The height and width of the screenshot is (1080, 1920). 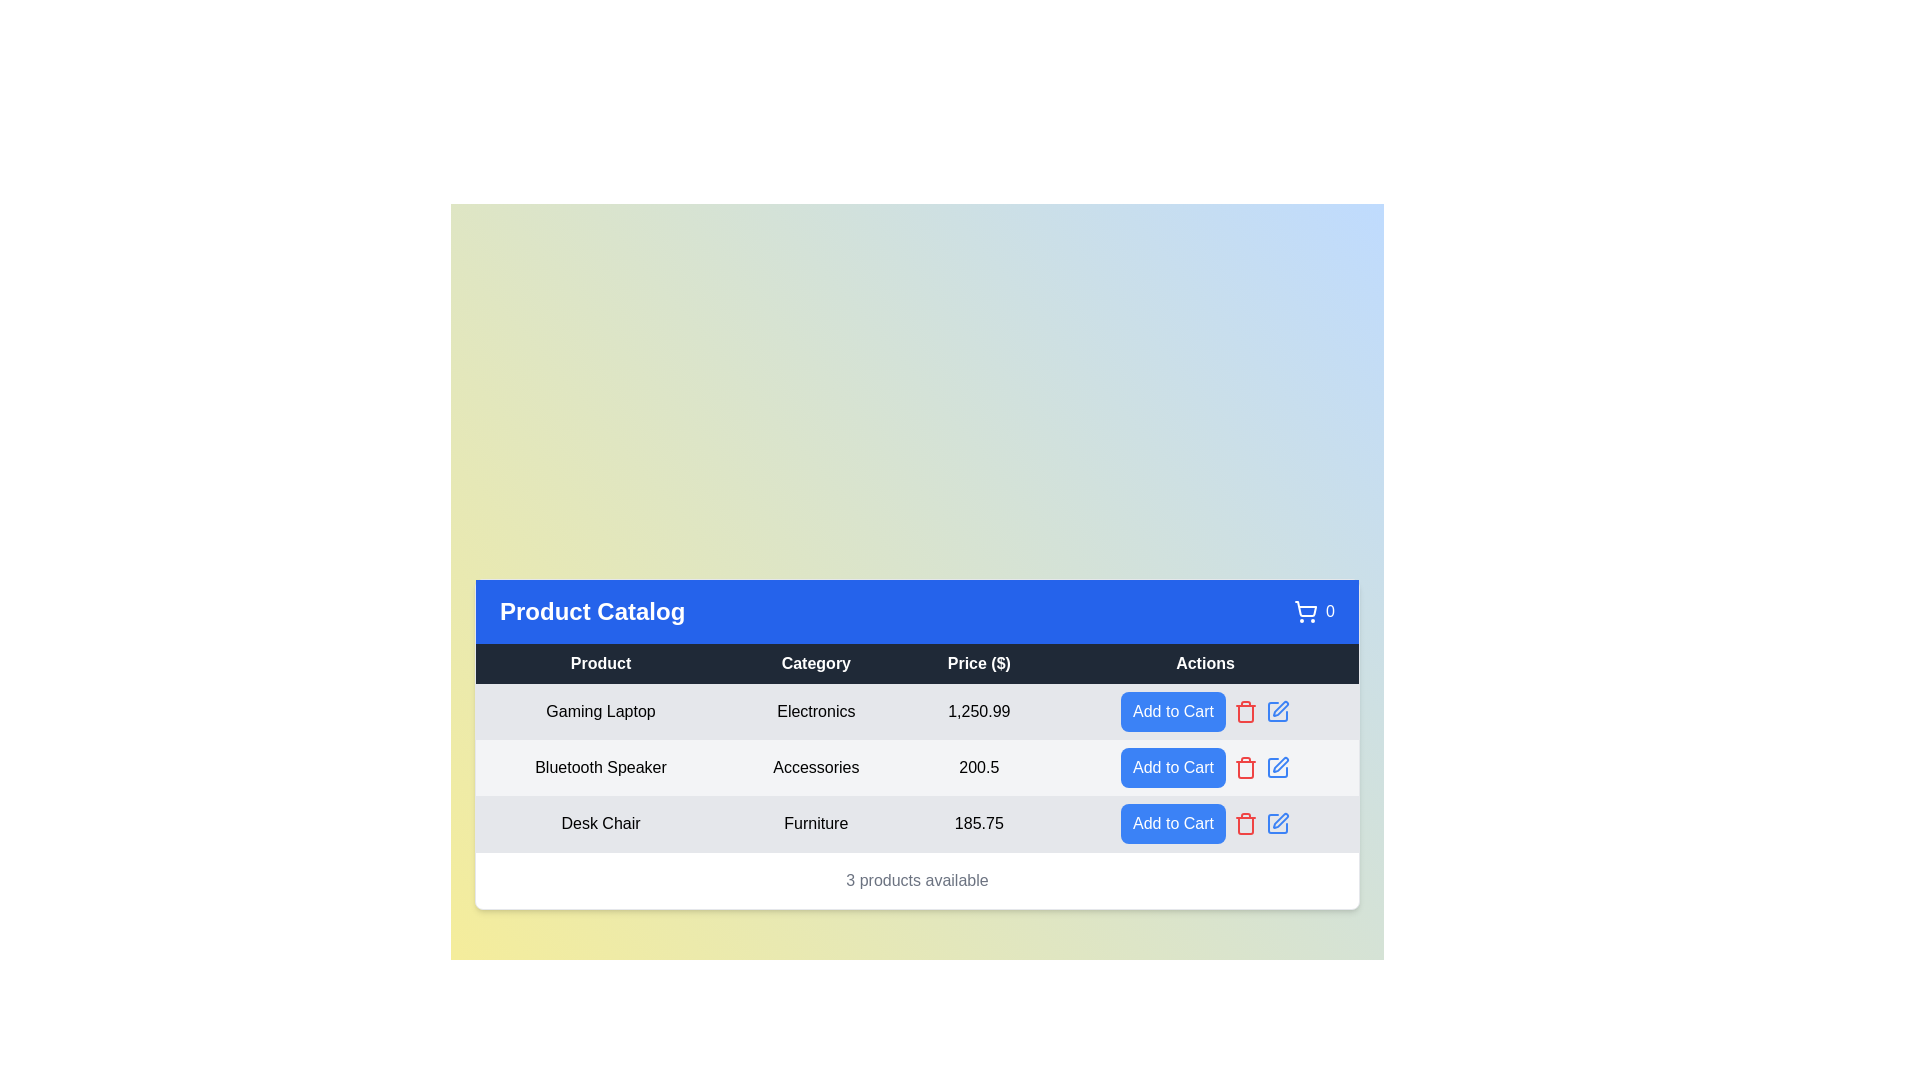 I want to click on the delete button in the Actions column of the row for the product 'Gaming Laptop', so click(x=1244, y=710).